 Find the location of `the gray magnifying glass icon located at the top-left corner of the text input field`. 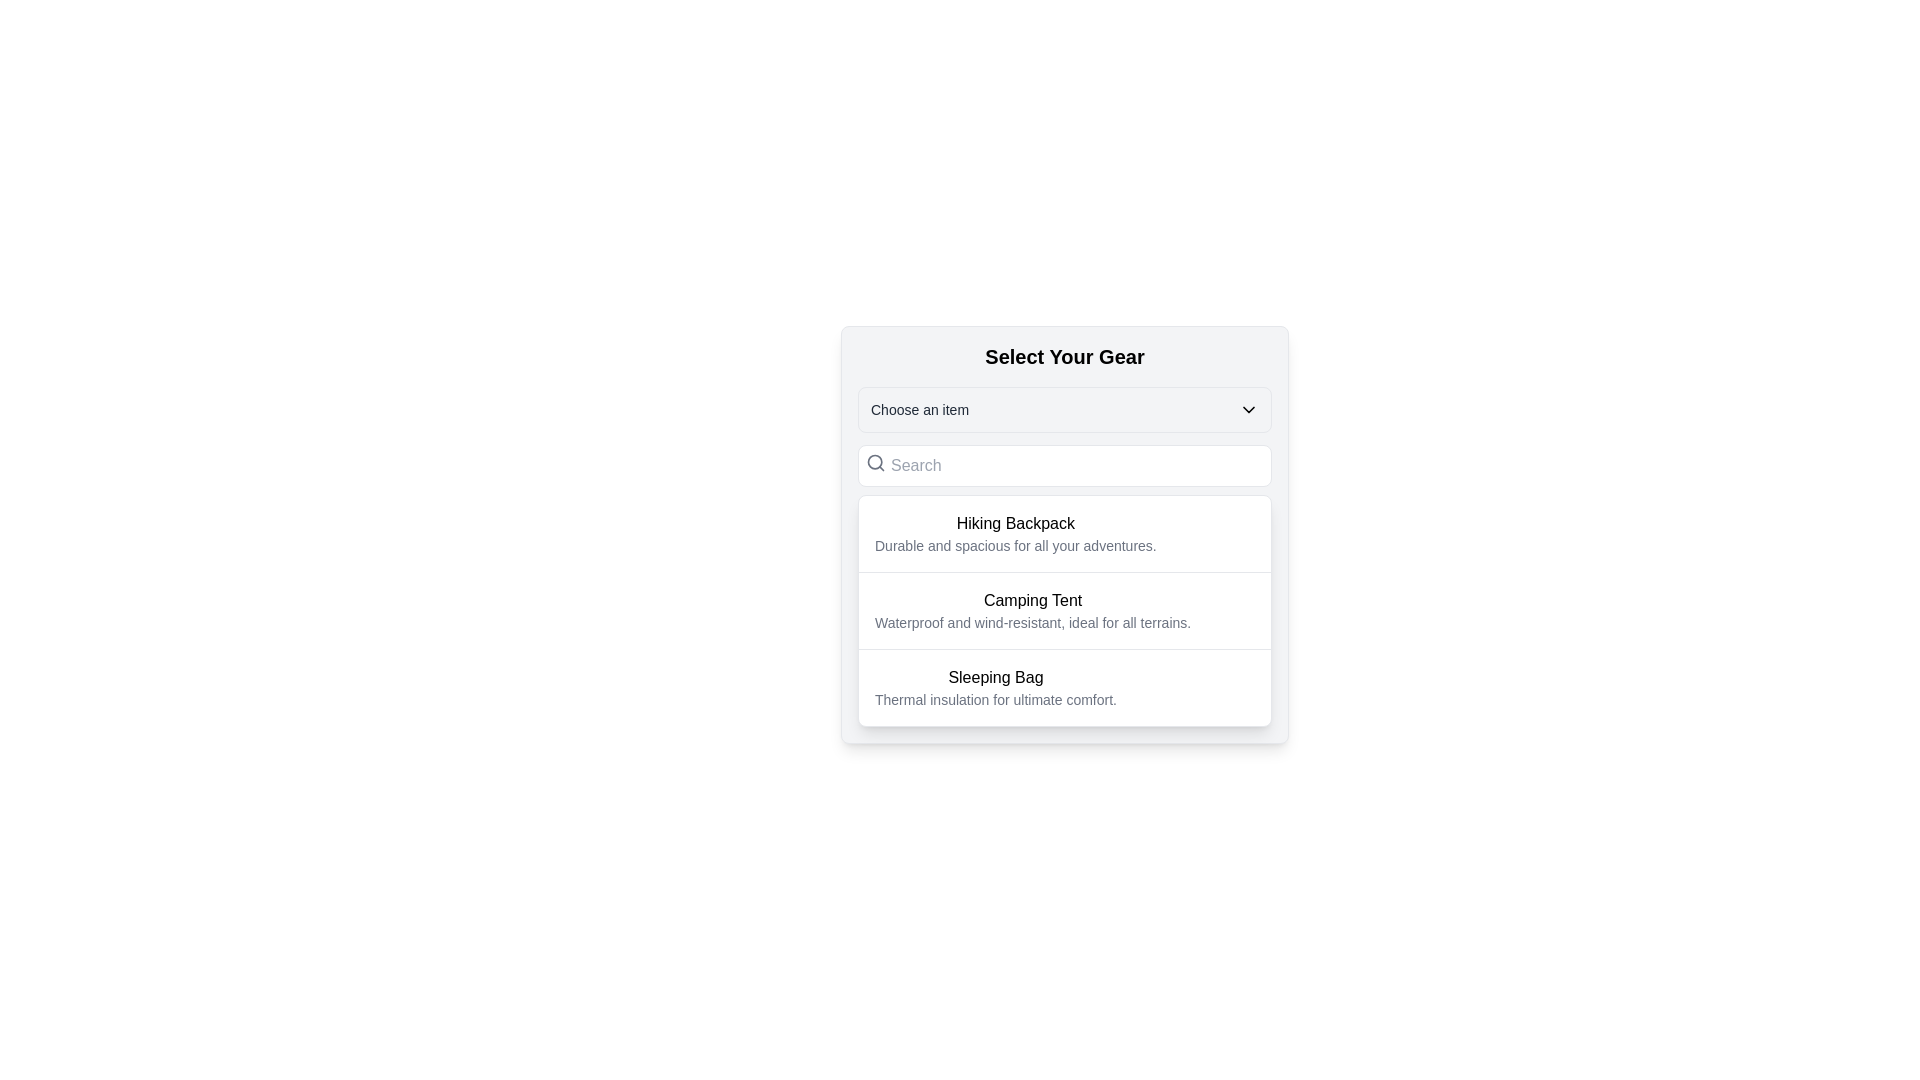

the gray magnifying glass icon located at the top-left corner of the text input field is located at coordinates (875, 462).